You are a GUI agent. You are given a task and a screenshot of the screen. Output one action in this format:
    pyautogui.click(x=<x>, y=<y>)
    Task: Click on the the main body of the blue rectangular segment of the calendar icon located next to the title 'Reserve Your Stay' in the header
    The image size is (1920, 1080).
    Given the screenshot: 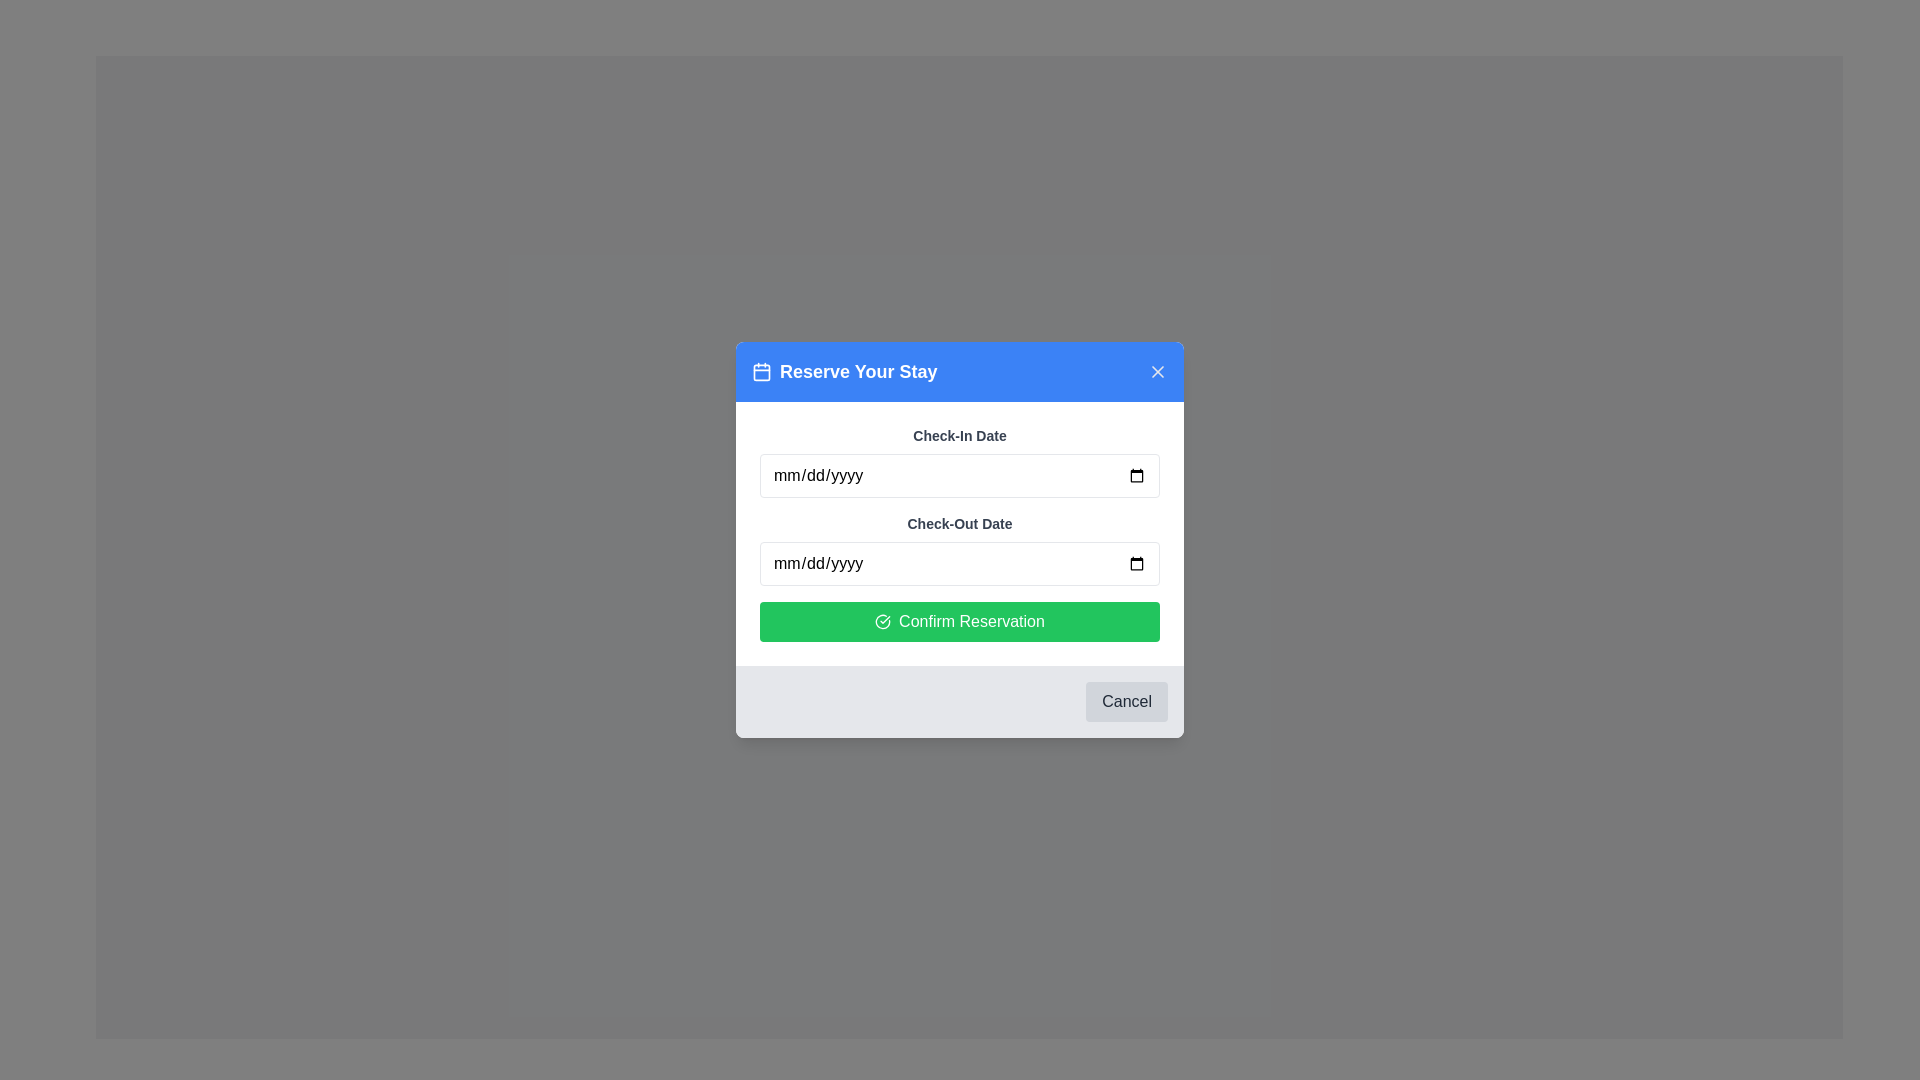 What is the action you would take?
    pyautogui.click(x=761, y=371)
    